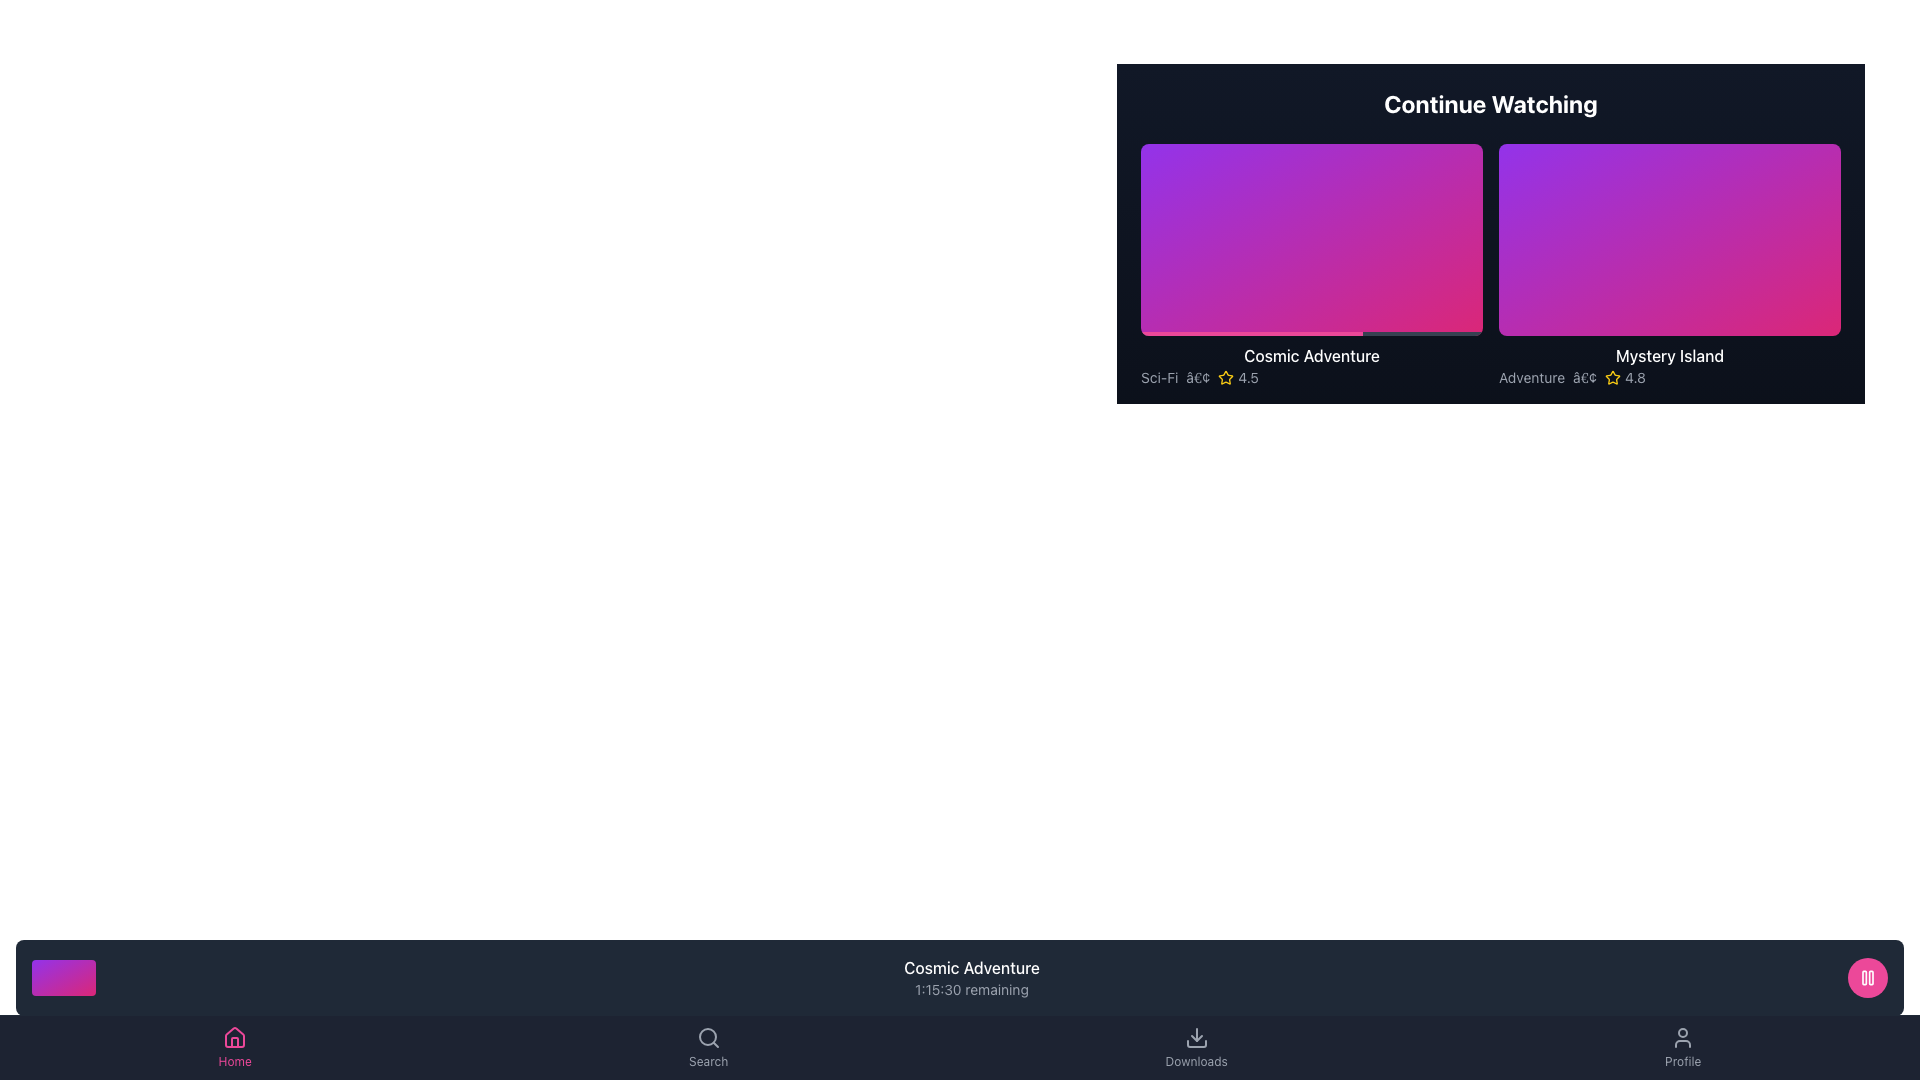 Image resolution: width=1920 pixels, height=1080 pixels. I want to click on rating value displayed as '4.5' on the Text Label, which is positioned to the right of a star icon in the 'Continue Watching' section, so click(1247, 378).